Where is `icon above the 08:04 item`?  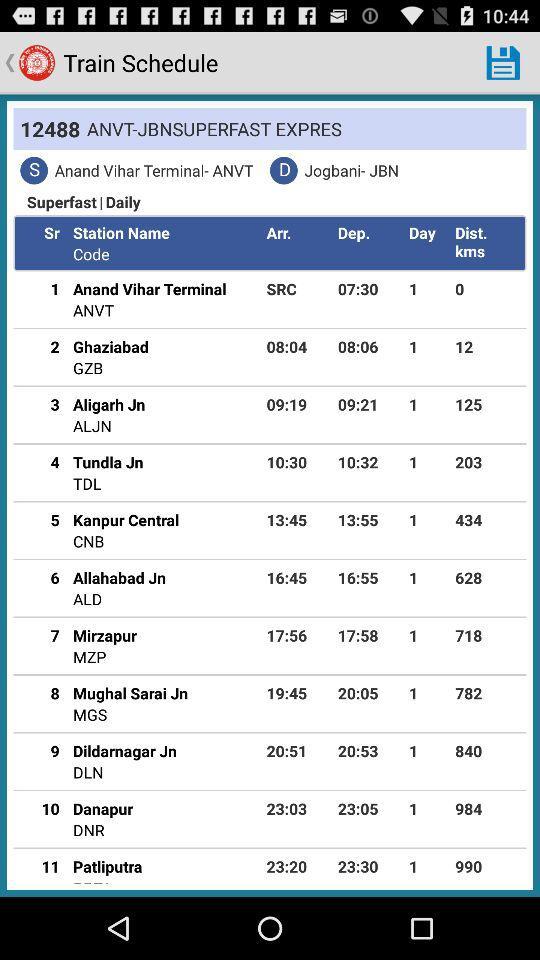 icon above the 08:04 item is located at coordinates (297, 287).